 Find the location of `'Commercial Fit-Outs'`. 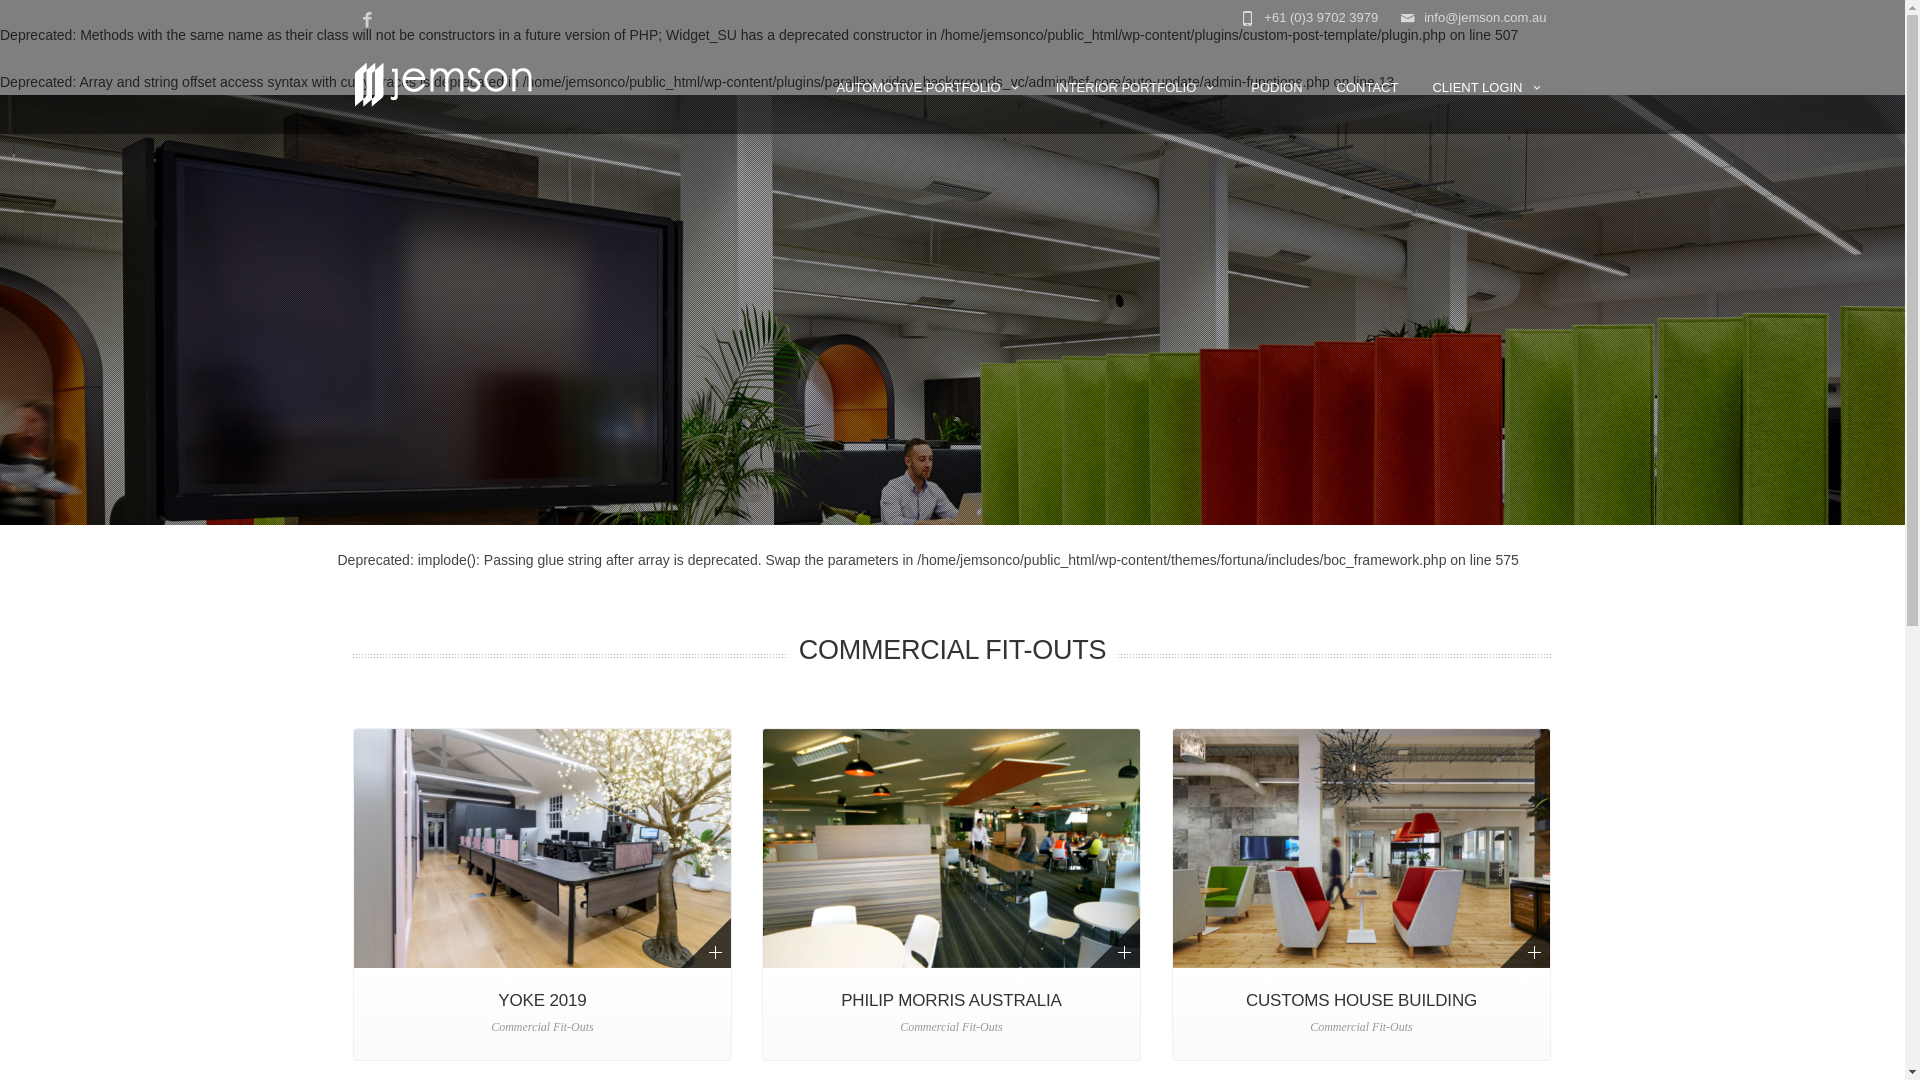

'Commercial Fit-Outs' is located at coordinates (868, 917).